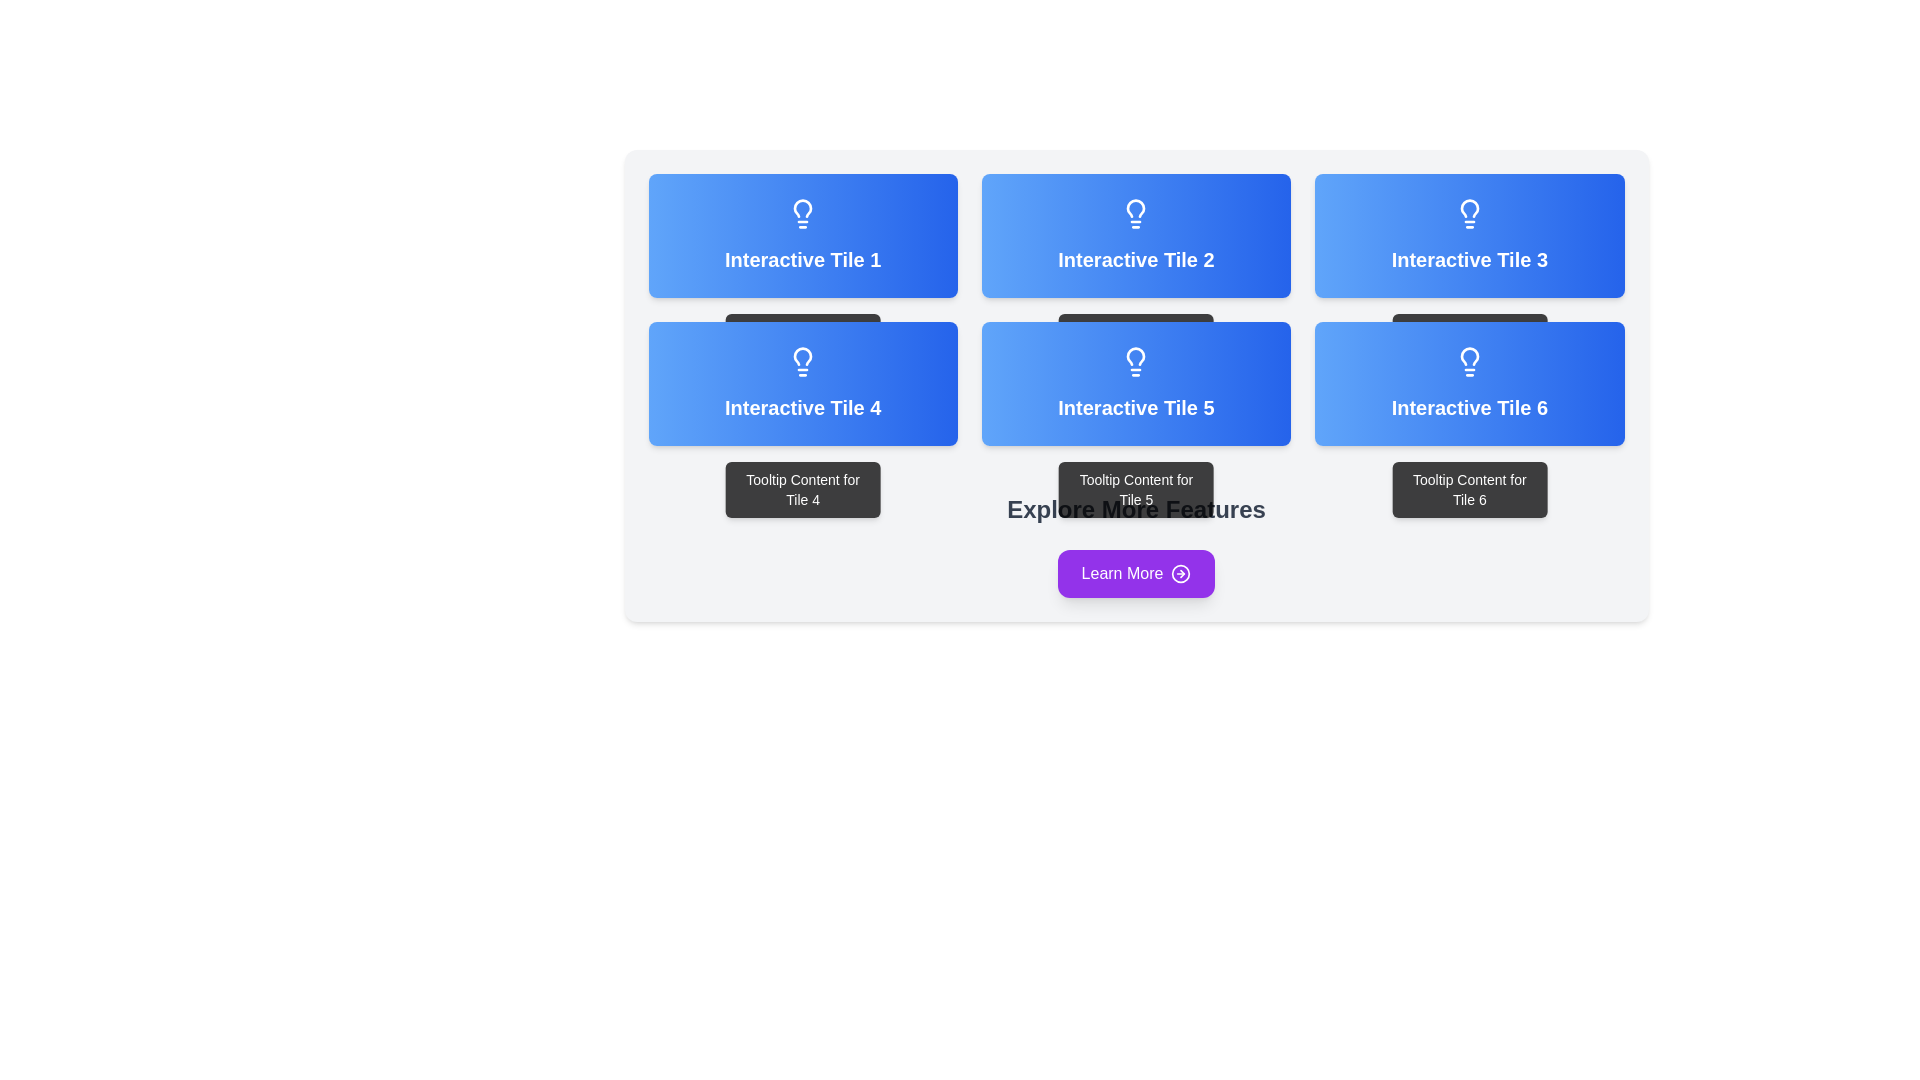 This screenshot has width=1920, height=1080. Describe the element at coordinates (1136, 213) in the screenshot. I see `the lightbulb icon located at the center-top of the 'Interactive Tile 2', which enhances the tile's meaning in the grid layout` at that location.